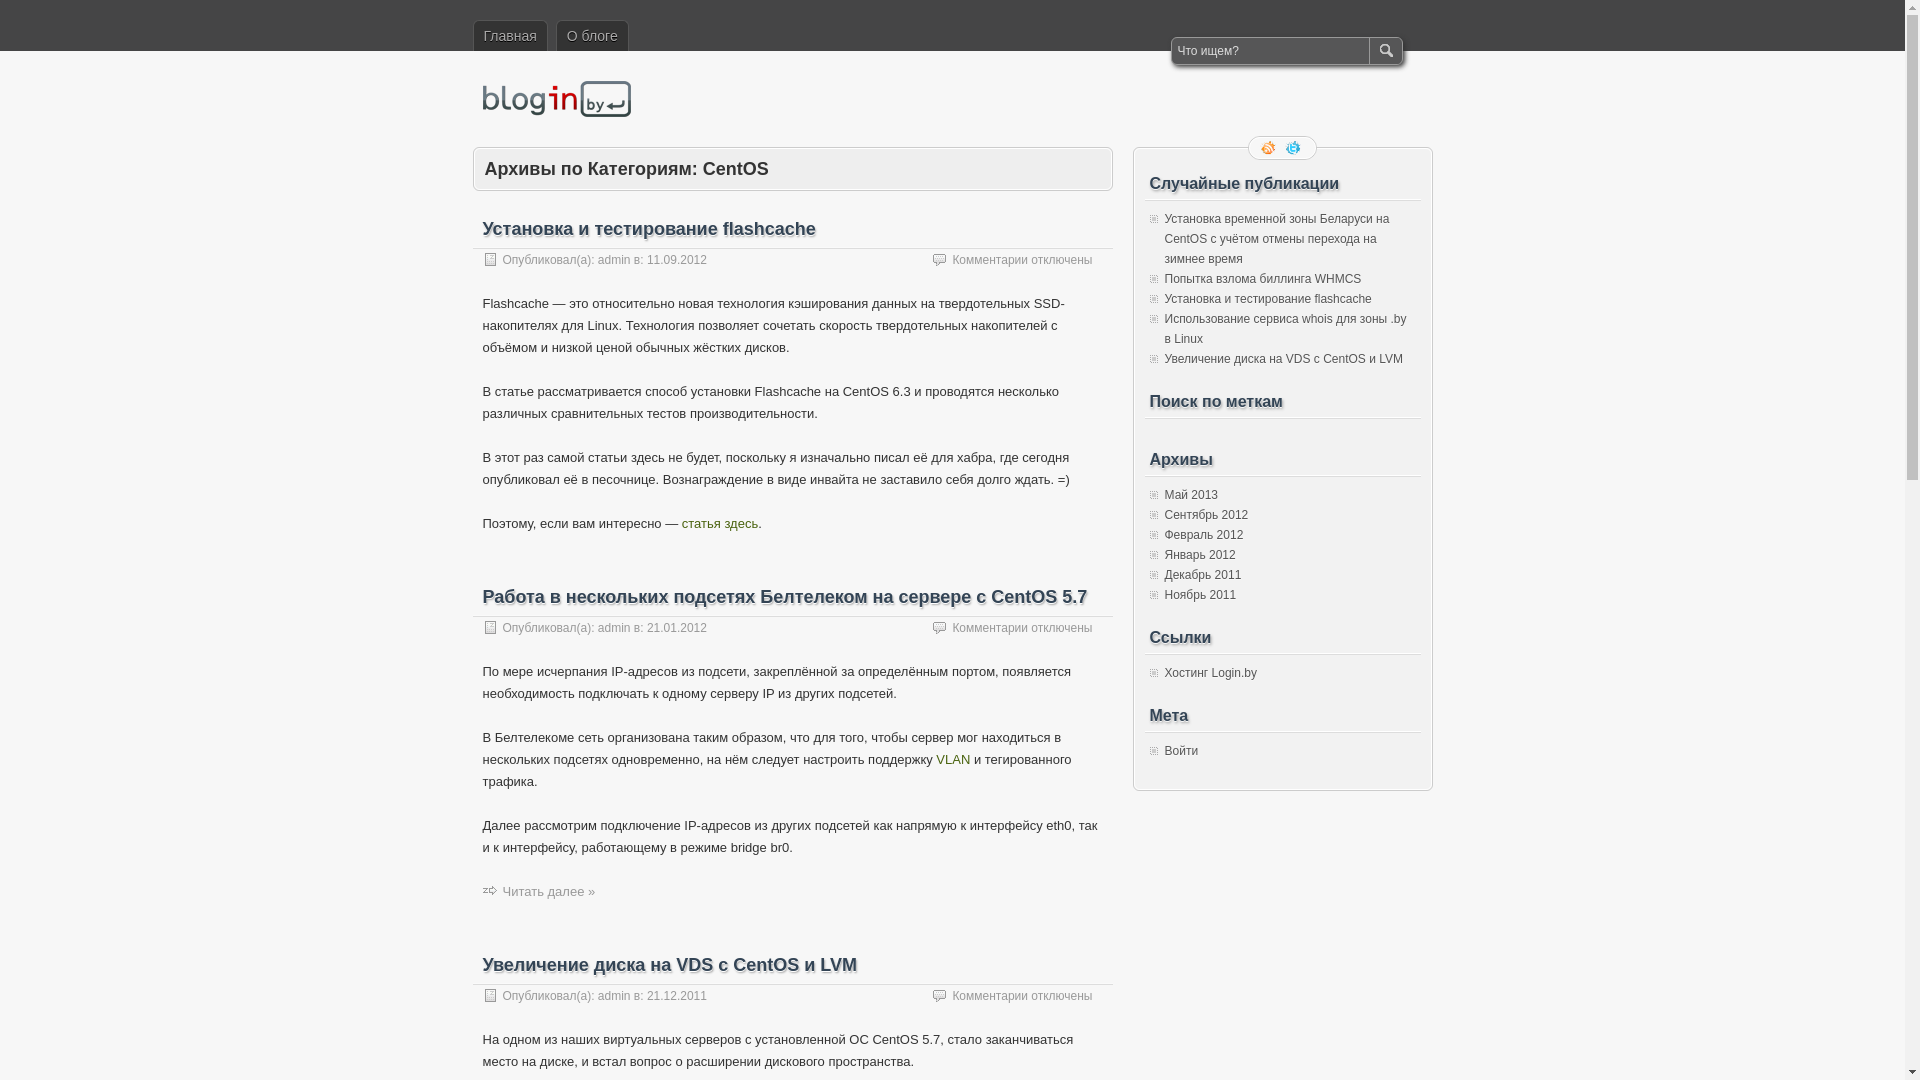 The height and width of the screenshot is (1080, 1920). Describe the element at coordinates (676, 627) in the screenshot. I see `'21.01.2012'` at that location.